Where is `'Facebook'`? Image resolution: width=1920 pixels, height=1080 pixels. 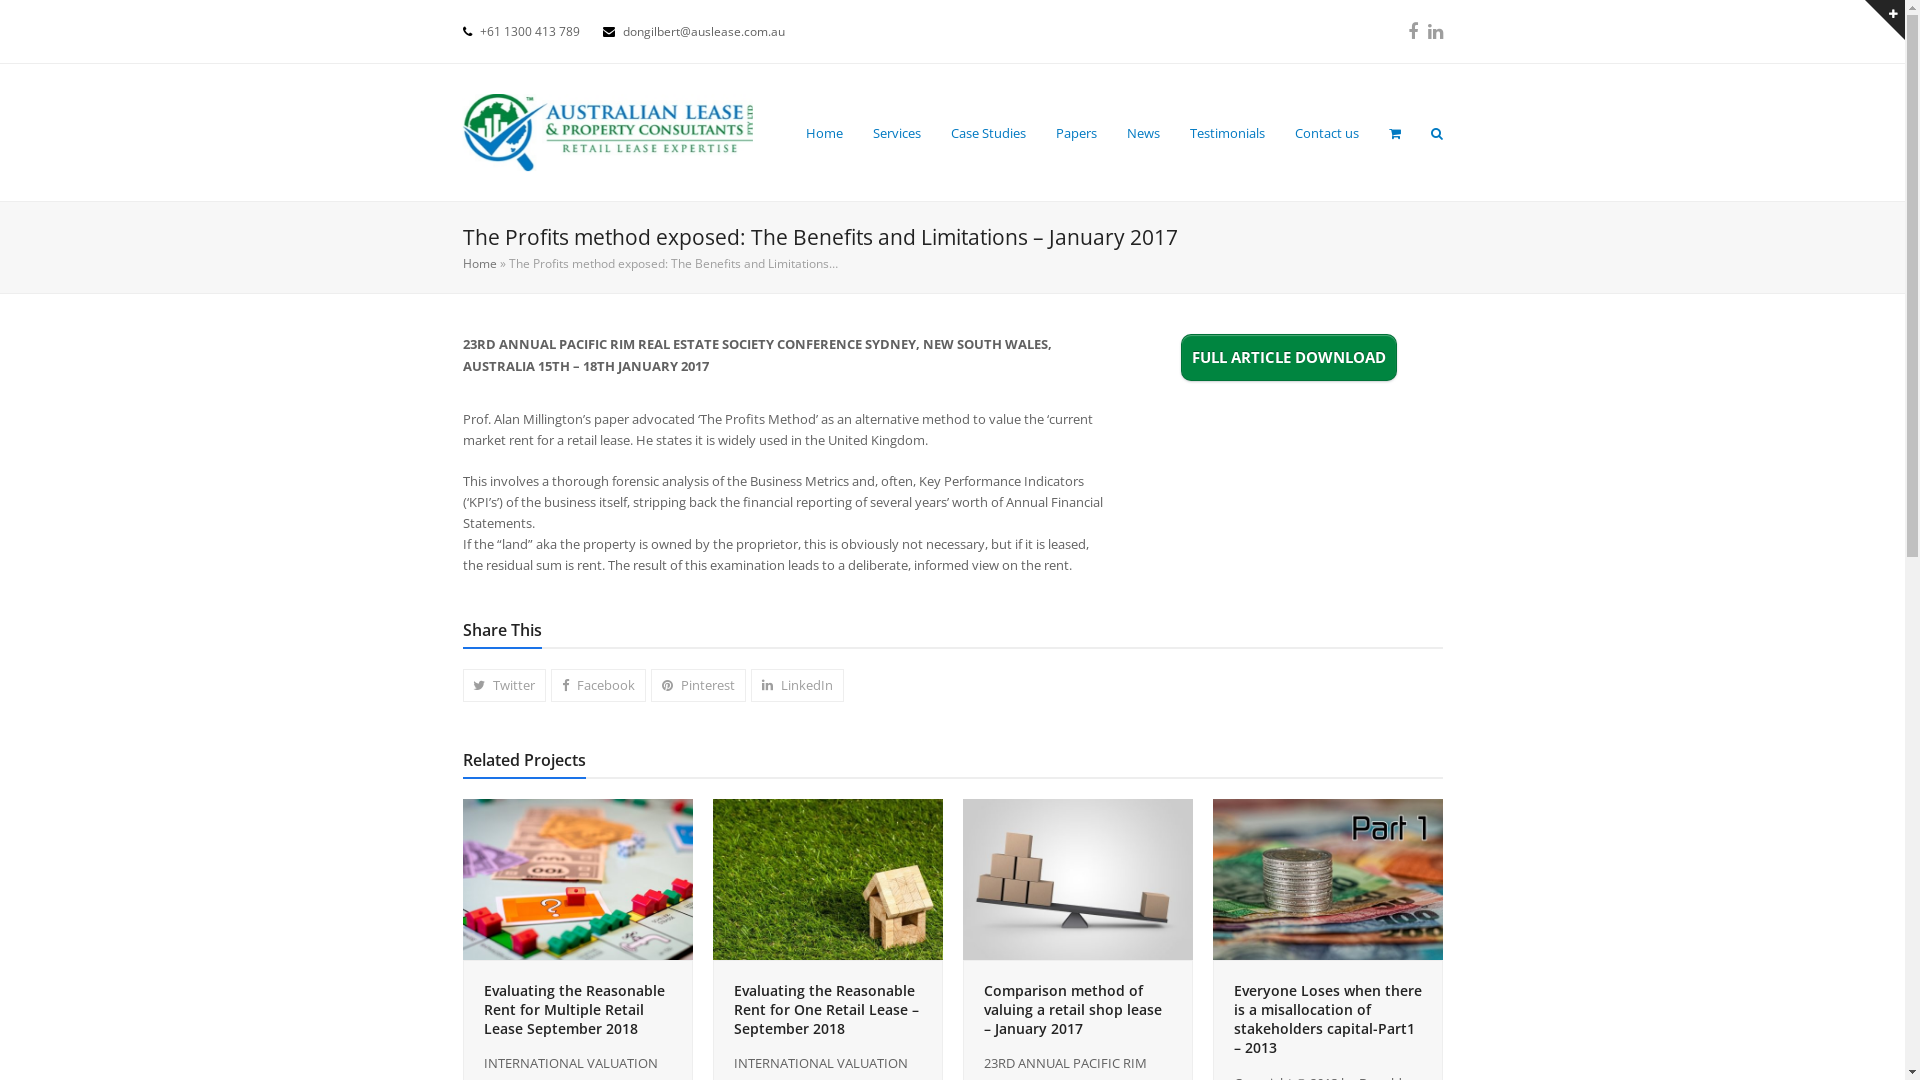
'Facebook' is located at coordinates (597, 684).